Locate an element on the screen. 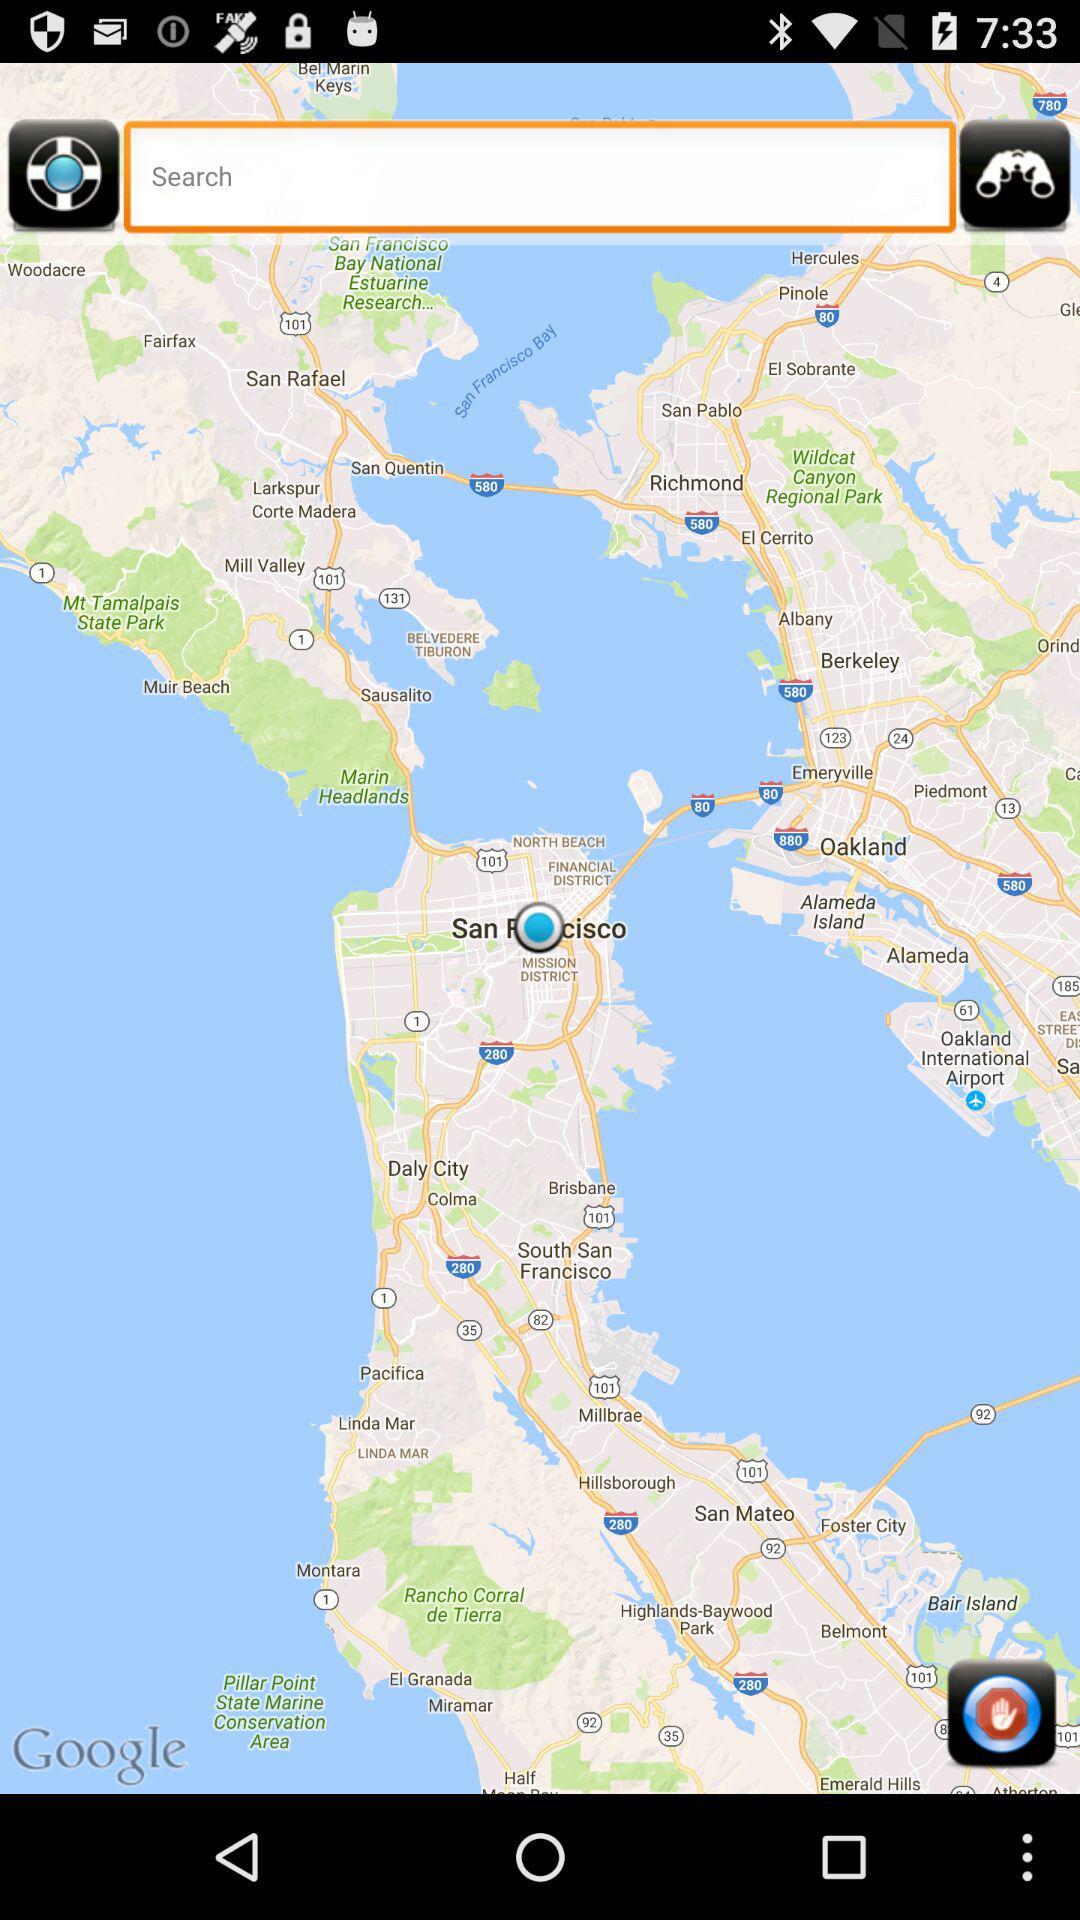 This screenshot has width=1080, height=1920. item at the bottom right corner is located at coordinates (1001, 1714).